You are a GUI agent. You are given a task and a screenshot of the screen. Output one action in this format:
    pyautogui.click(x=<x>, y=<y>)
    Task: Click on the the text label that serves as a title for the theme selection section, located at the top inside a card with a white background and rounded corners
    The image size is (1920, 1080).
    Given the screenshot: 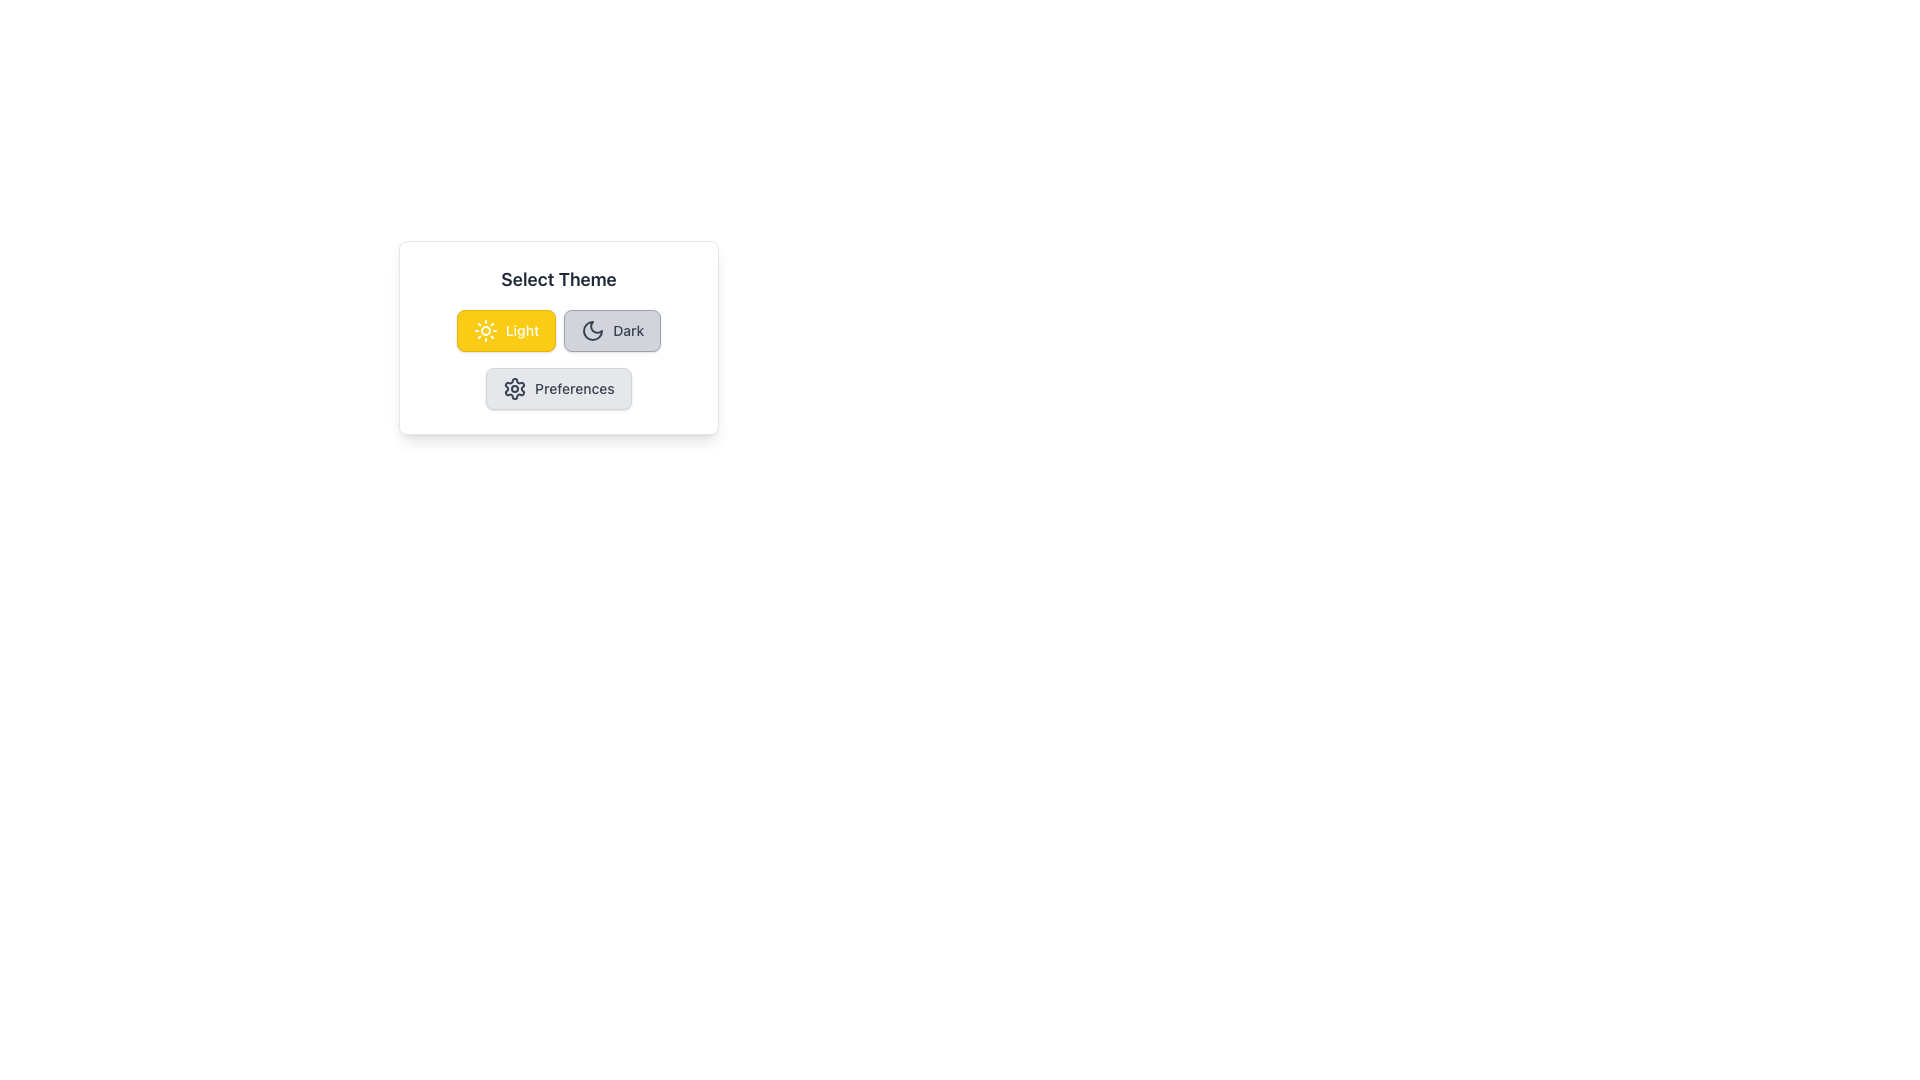 What is the action you would take?
    pyautogui.click(x=558, y=280)
    